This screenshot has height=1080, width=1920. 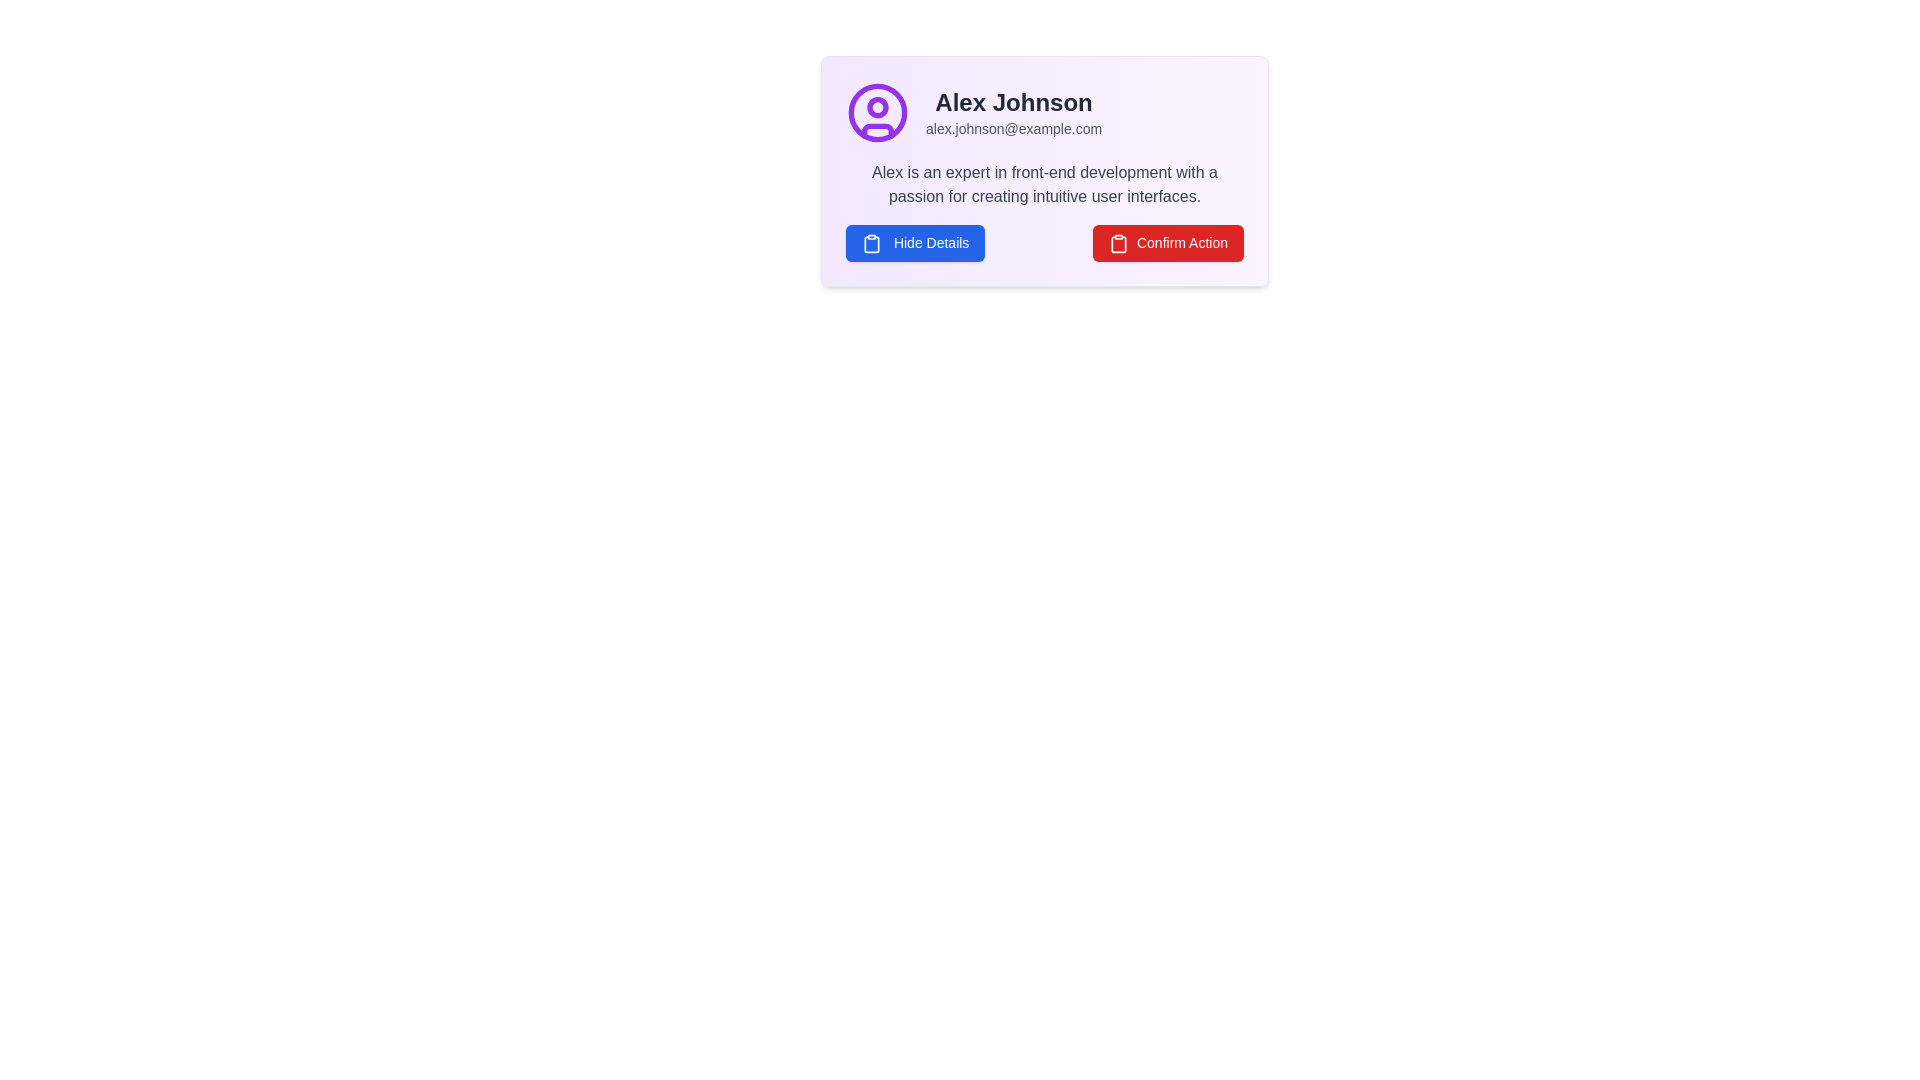 What do you see at coordinates (1014, 112) in the screenshot?
I see `the text block displaying the name 'Alex Johnson' and email 'alex.johnson@example.com', which is prominently styled and positioned to the right of the profile icon` at bounding box center [1014, 112].